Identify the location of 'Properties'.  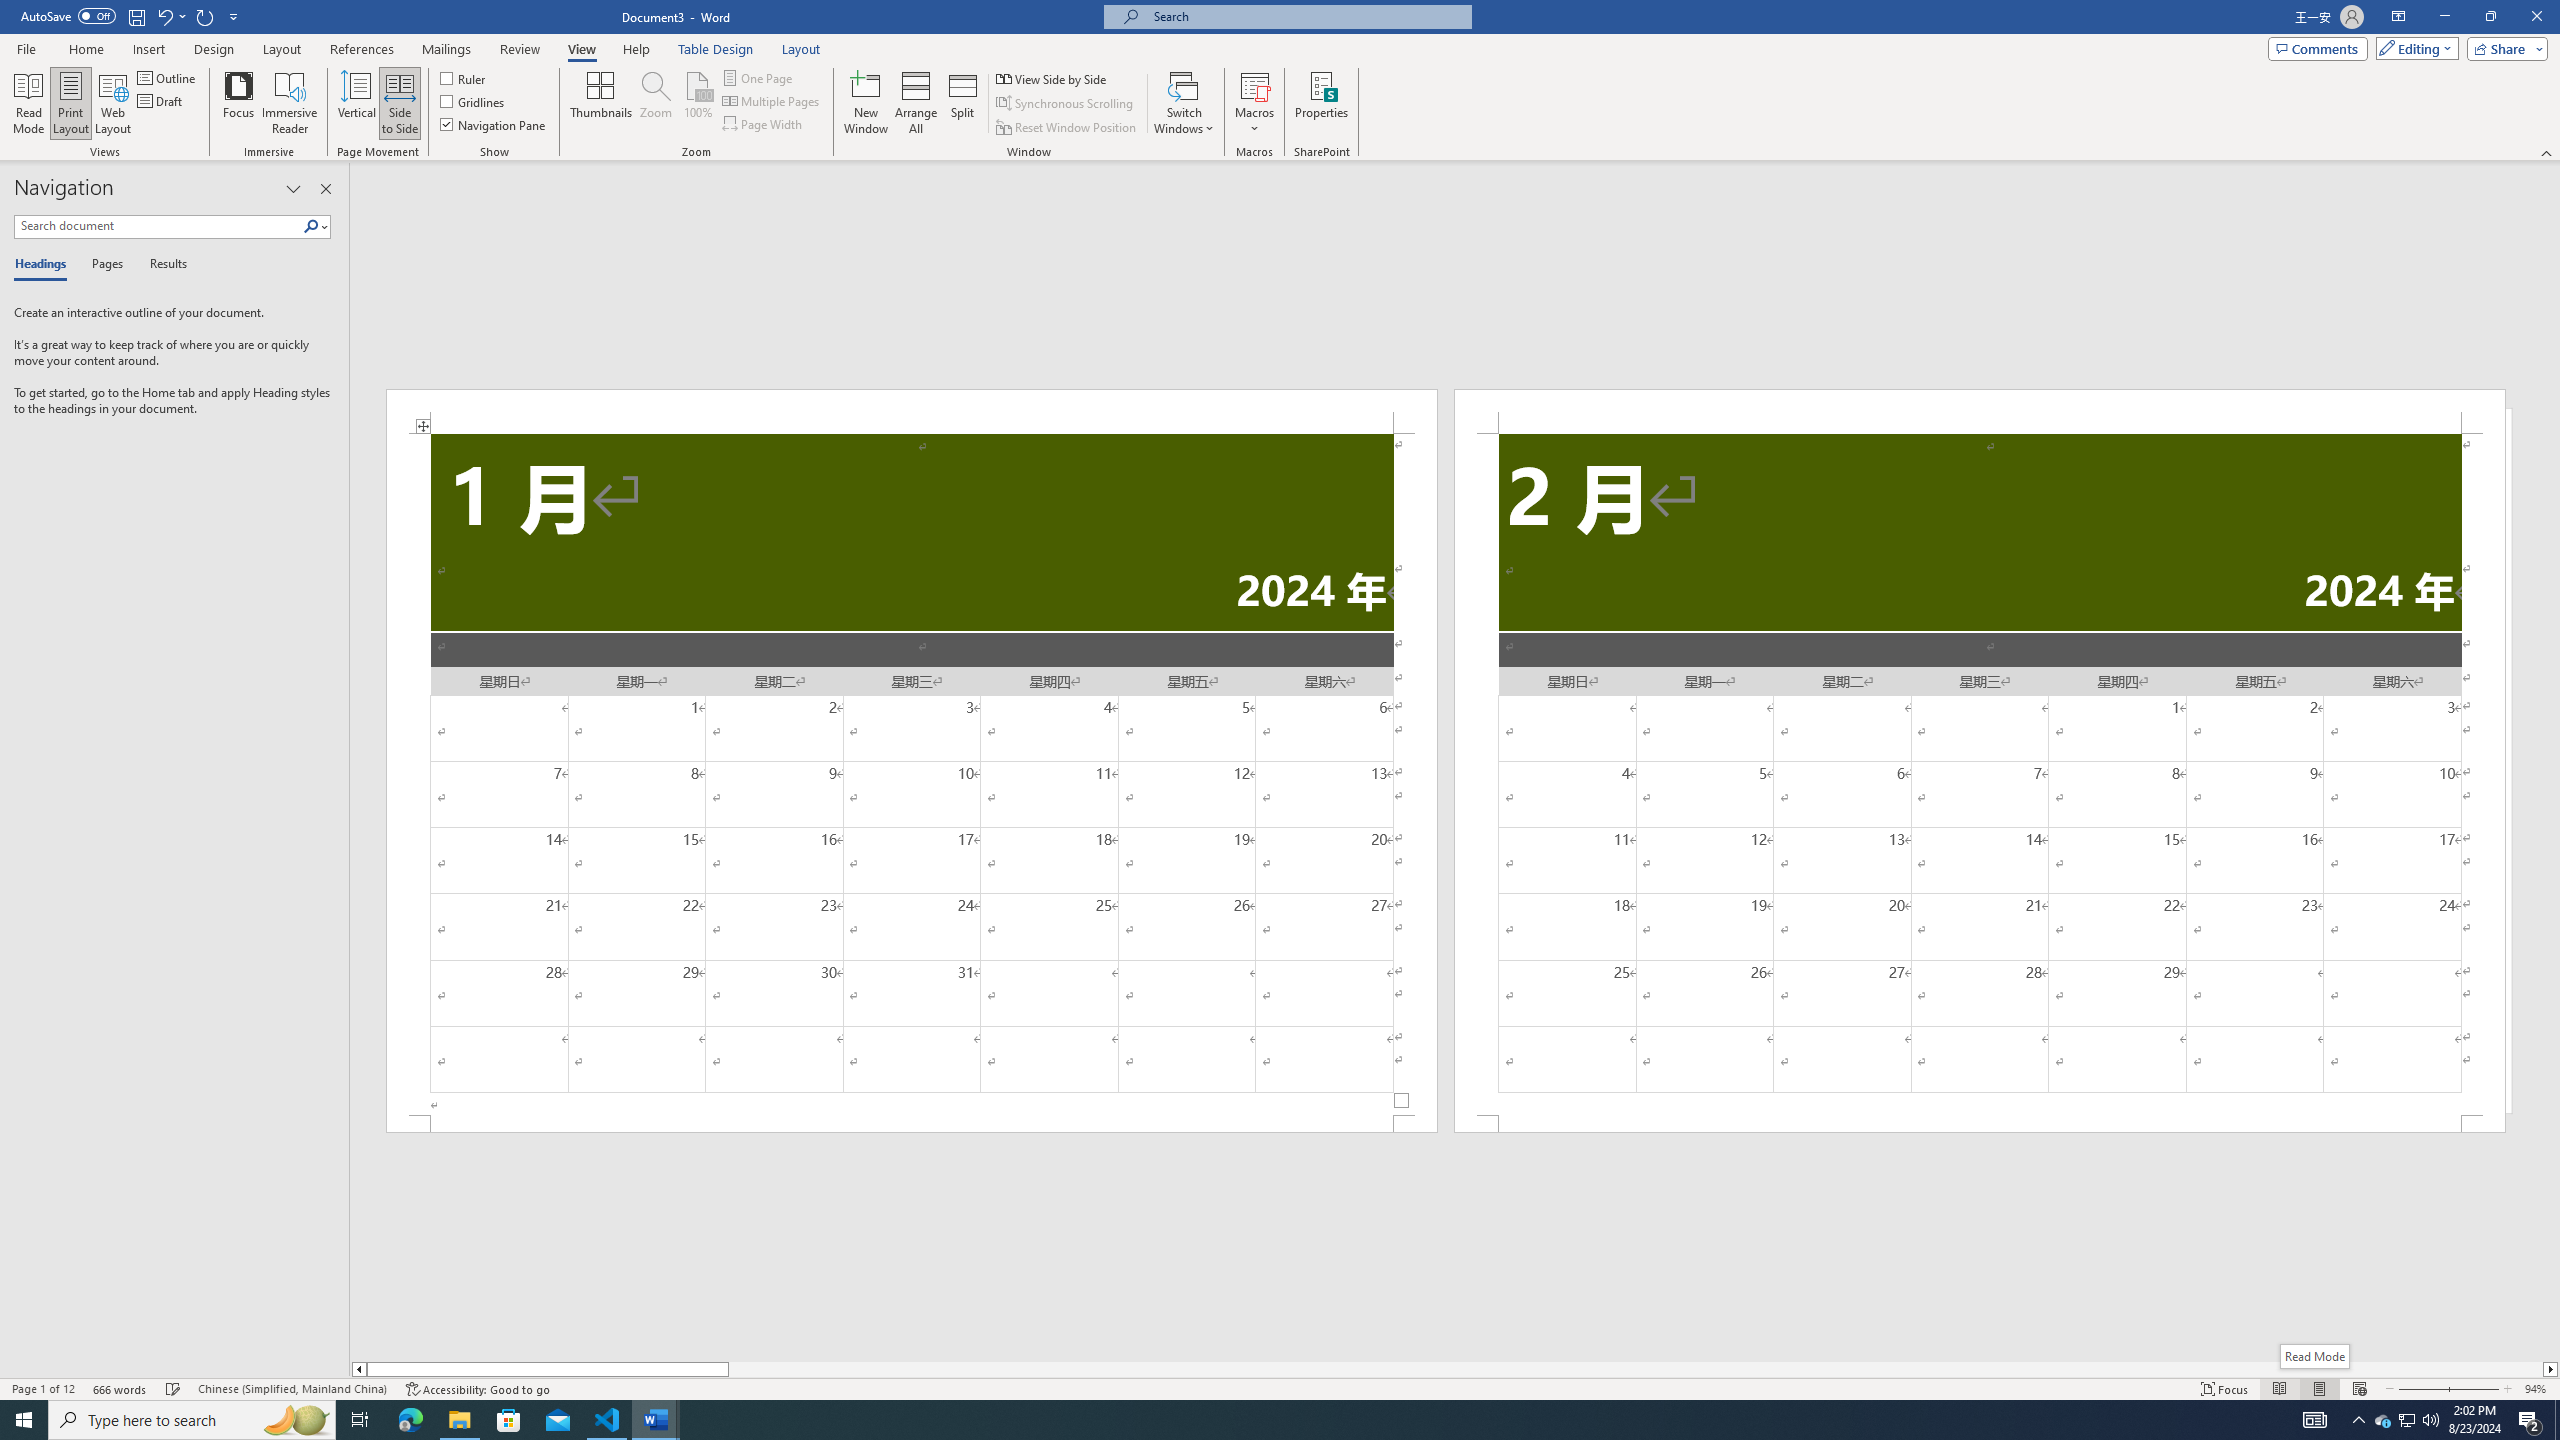
(1321, 103).